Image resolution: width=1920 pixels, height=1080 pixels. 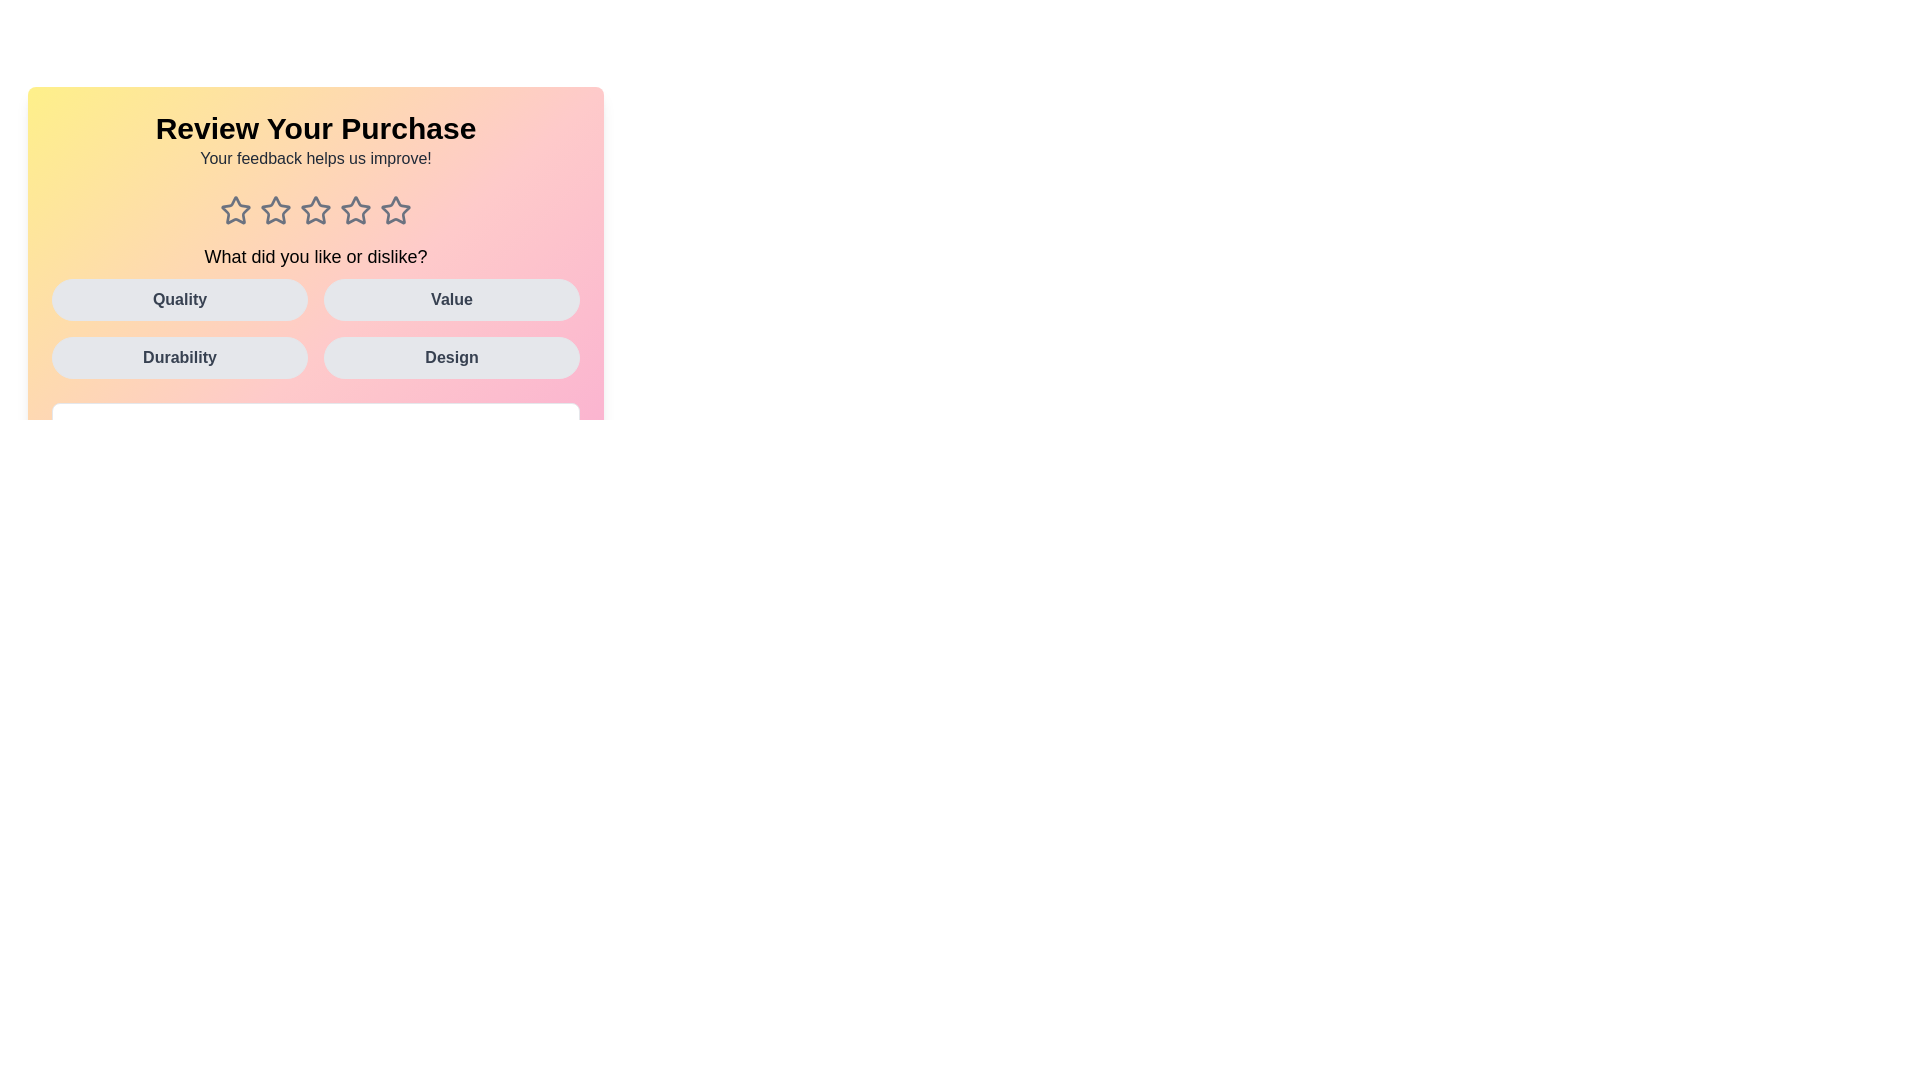 I want to click on the fourth star icon used for rating, located beneath 'Review Your Purchase' and above 'What did you like or dislike?', so click(x=355, y=211).